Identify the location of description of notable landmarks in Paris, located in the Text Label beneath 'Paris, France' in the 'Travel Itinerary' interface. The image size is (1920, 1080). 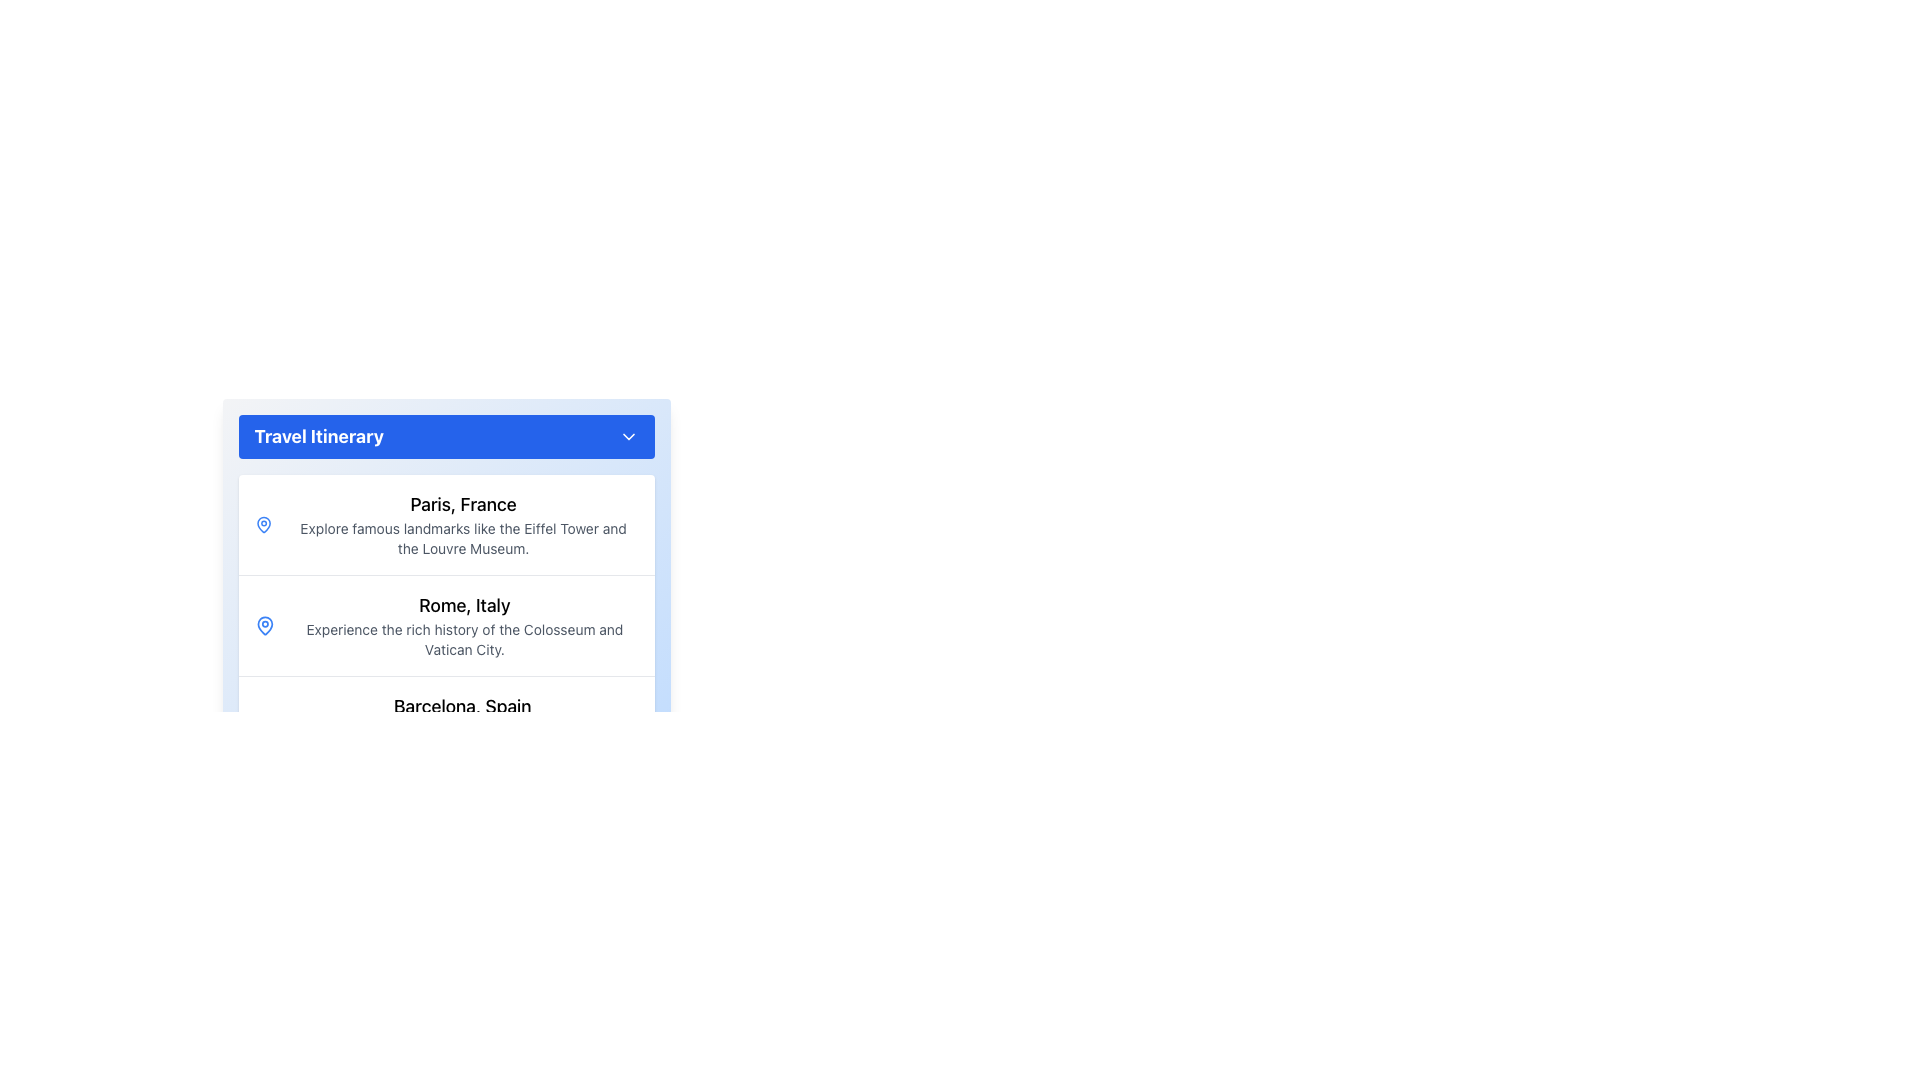
(462, 538).